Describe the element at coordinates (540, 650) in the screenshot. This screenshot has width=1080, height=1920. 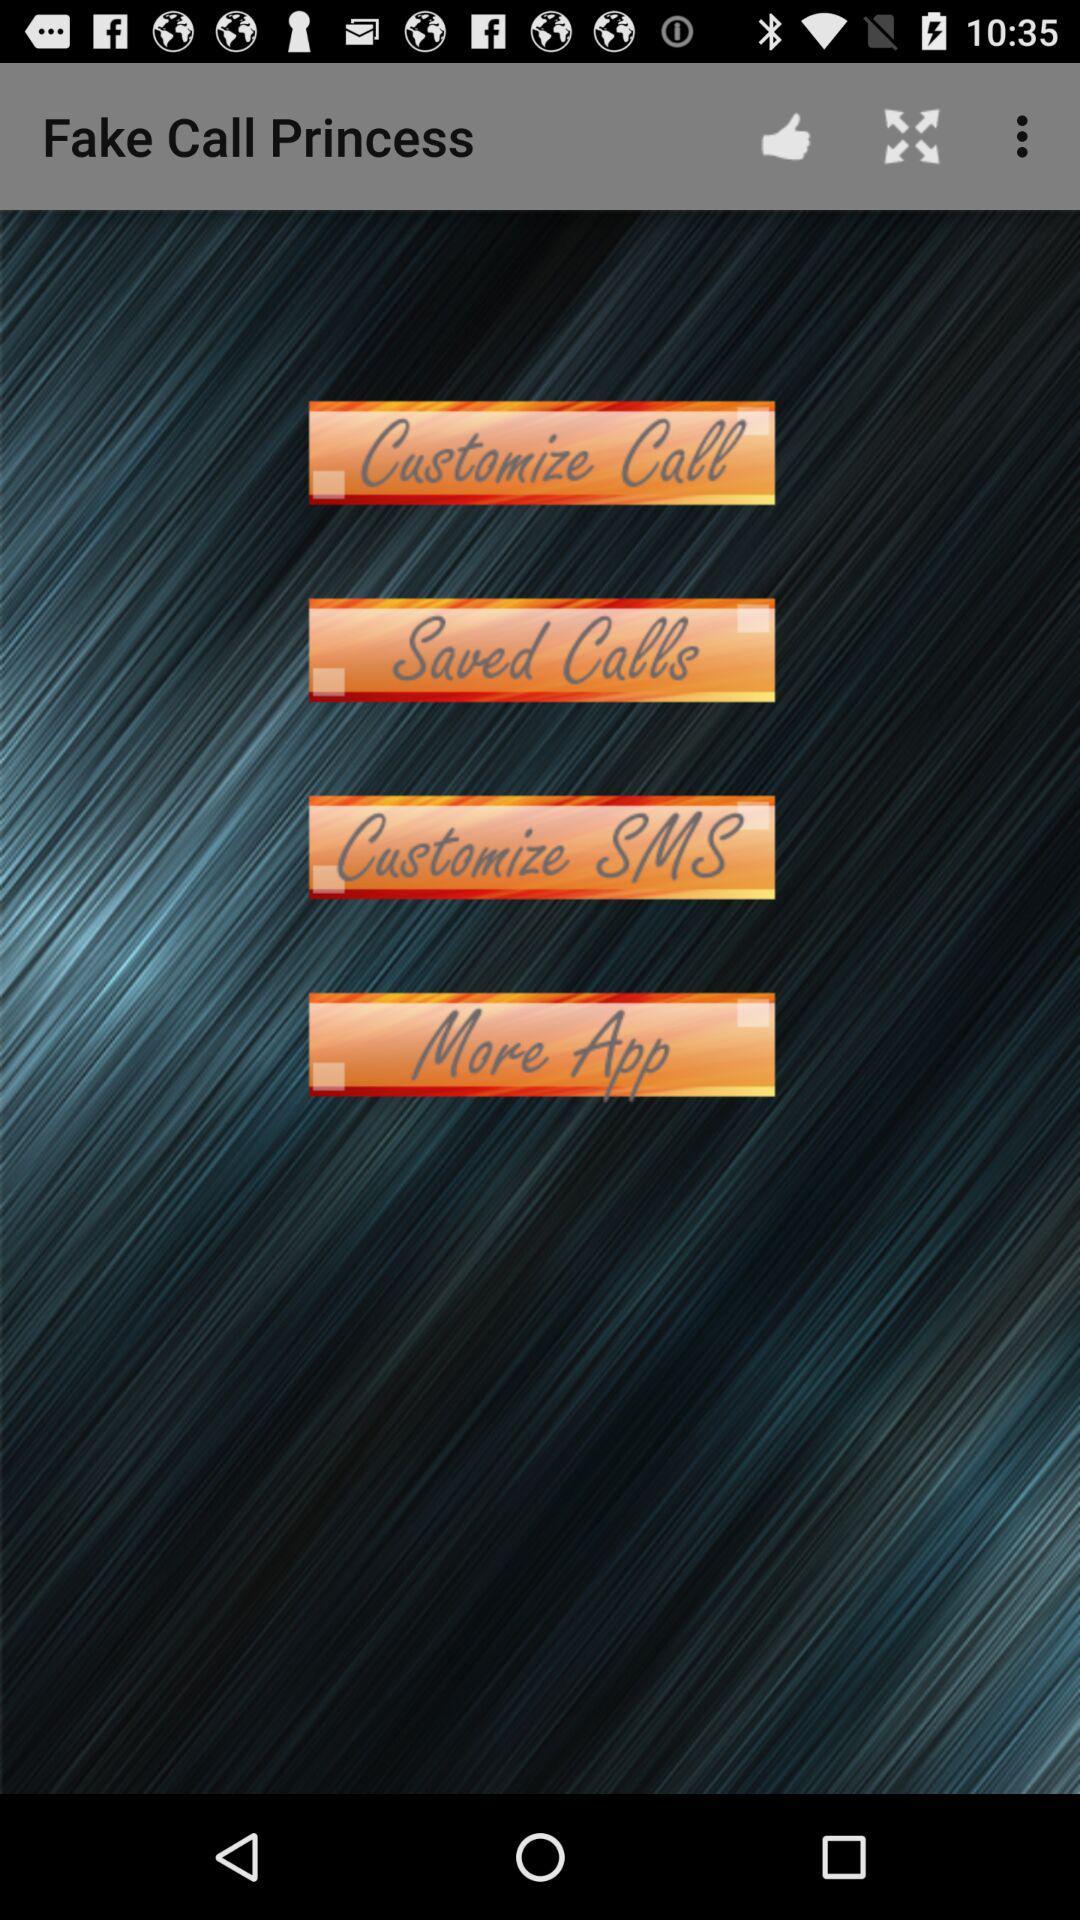
I see `saved calls` at that location.